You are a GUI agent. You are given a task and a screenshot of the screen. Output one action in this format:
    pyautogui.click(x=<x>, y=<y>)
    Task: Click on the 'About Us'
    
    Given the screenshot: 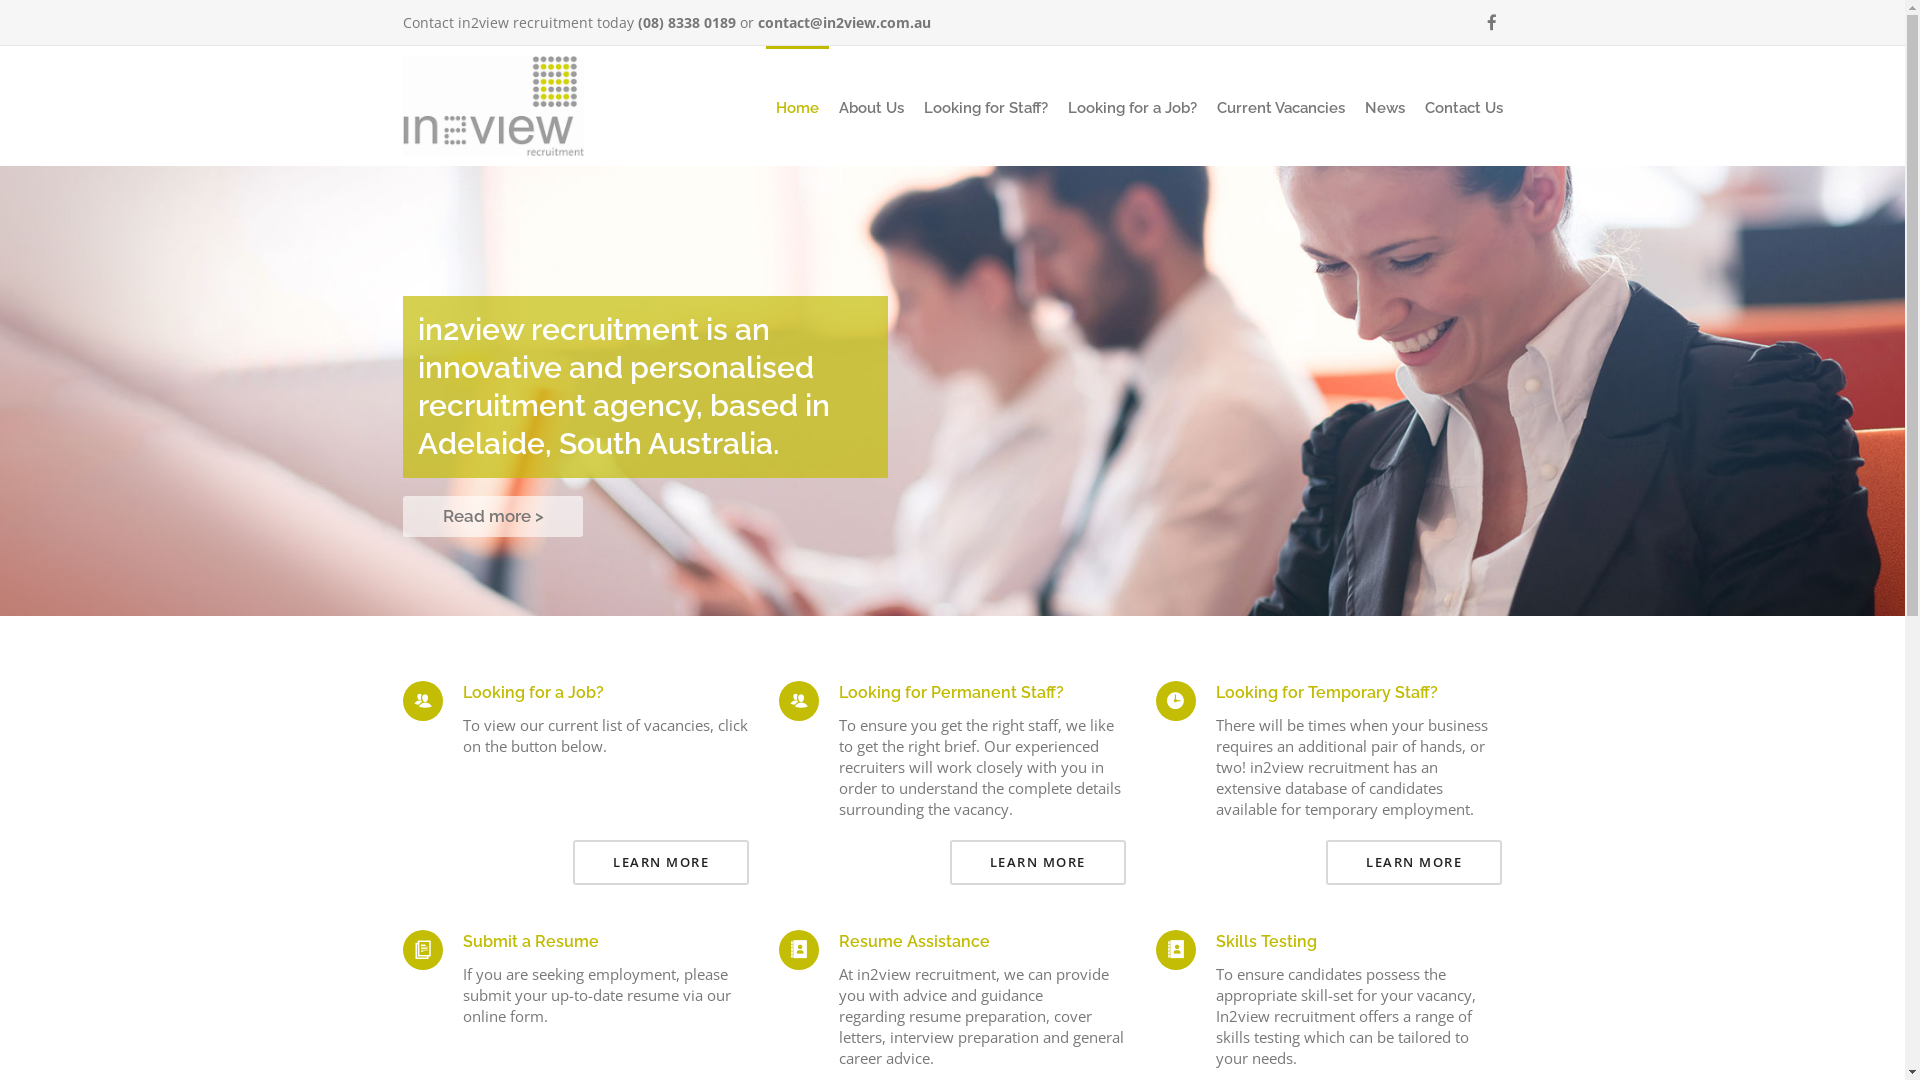 What is the action you would take?
    pyautogui.click(x=870, y=108)
    